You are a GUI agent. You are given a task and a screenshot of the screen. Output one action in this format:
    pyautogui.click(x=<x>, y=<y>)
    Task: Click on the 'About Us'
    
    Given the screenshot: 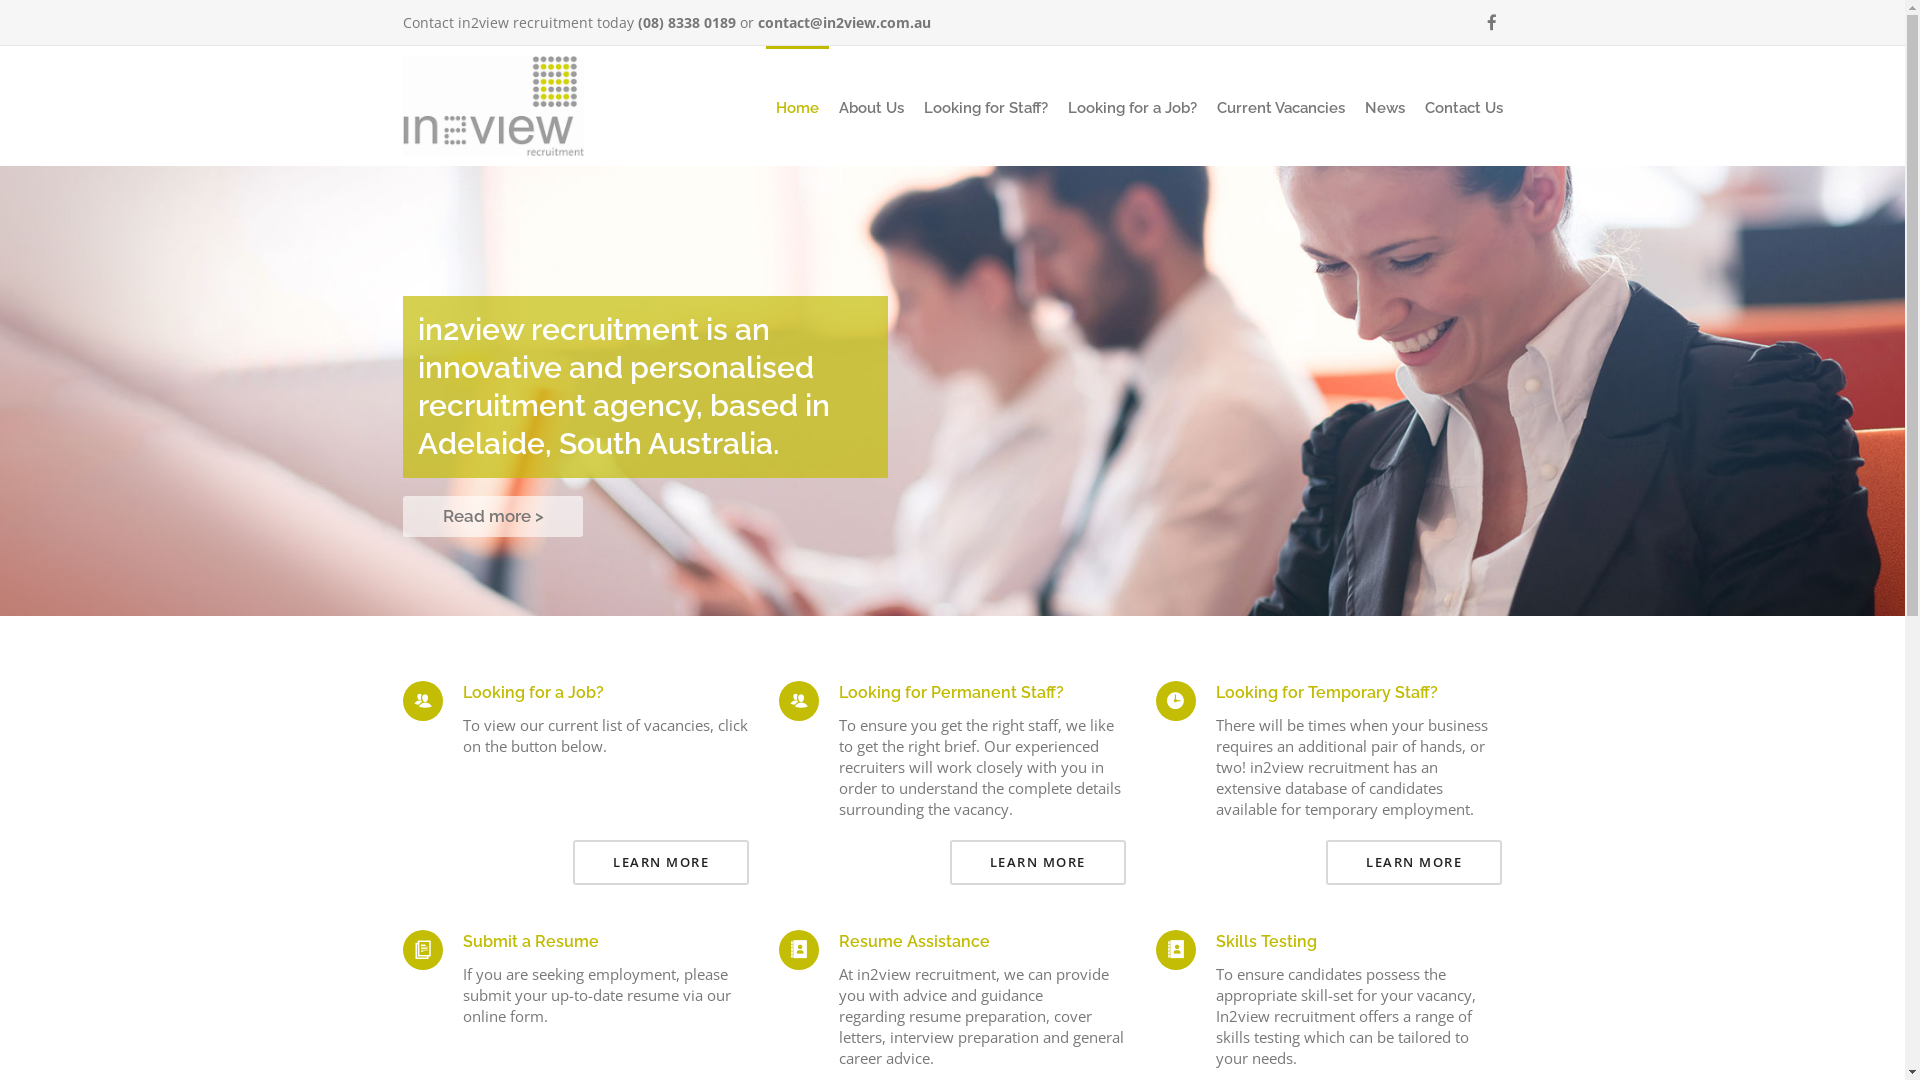 What is the action you would take?
    pyautogui.click(x=870, y=108)
    